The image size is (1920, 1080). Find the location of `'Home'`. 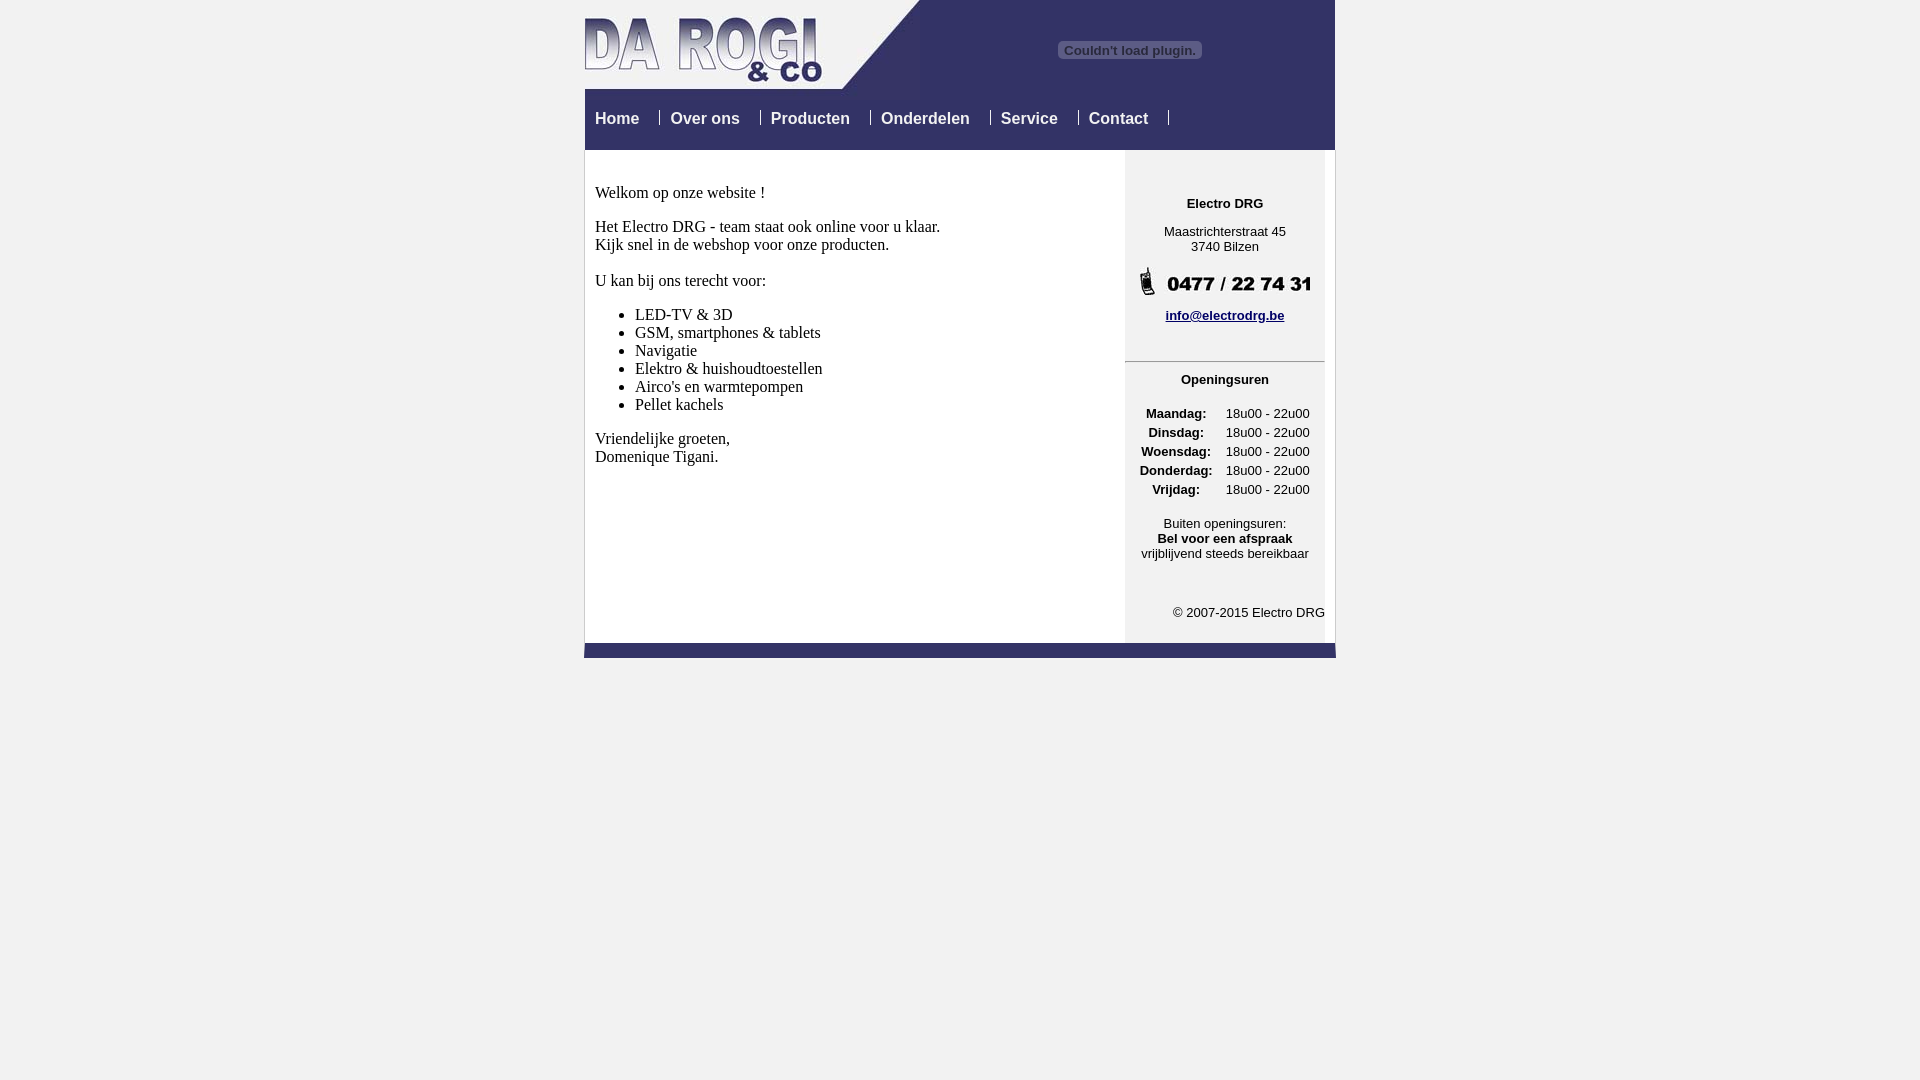

'Home' is located at coordinates (616, 118).